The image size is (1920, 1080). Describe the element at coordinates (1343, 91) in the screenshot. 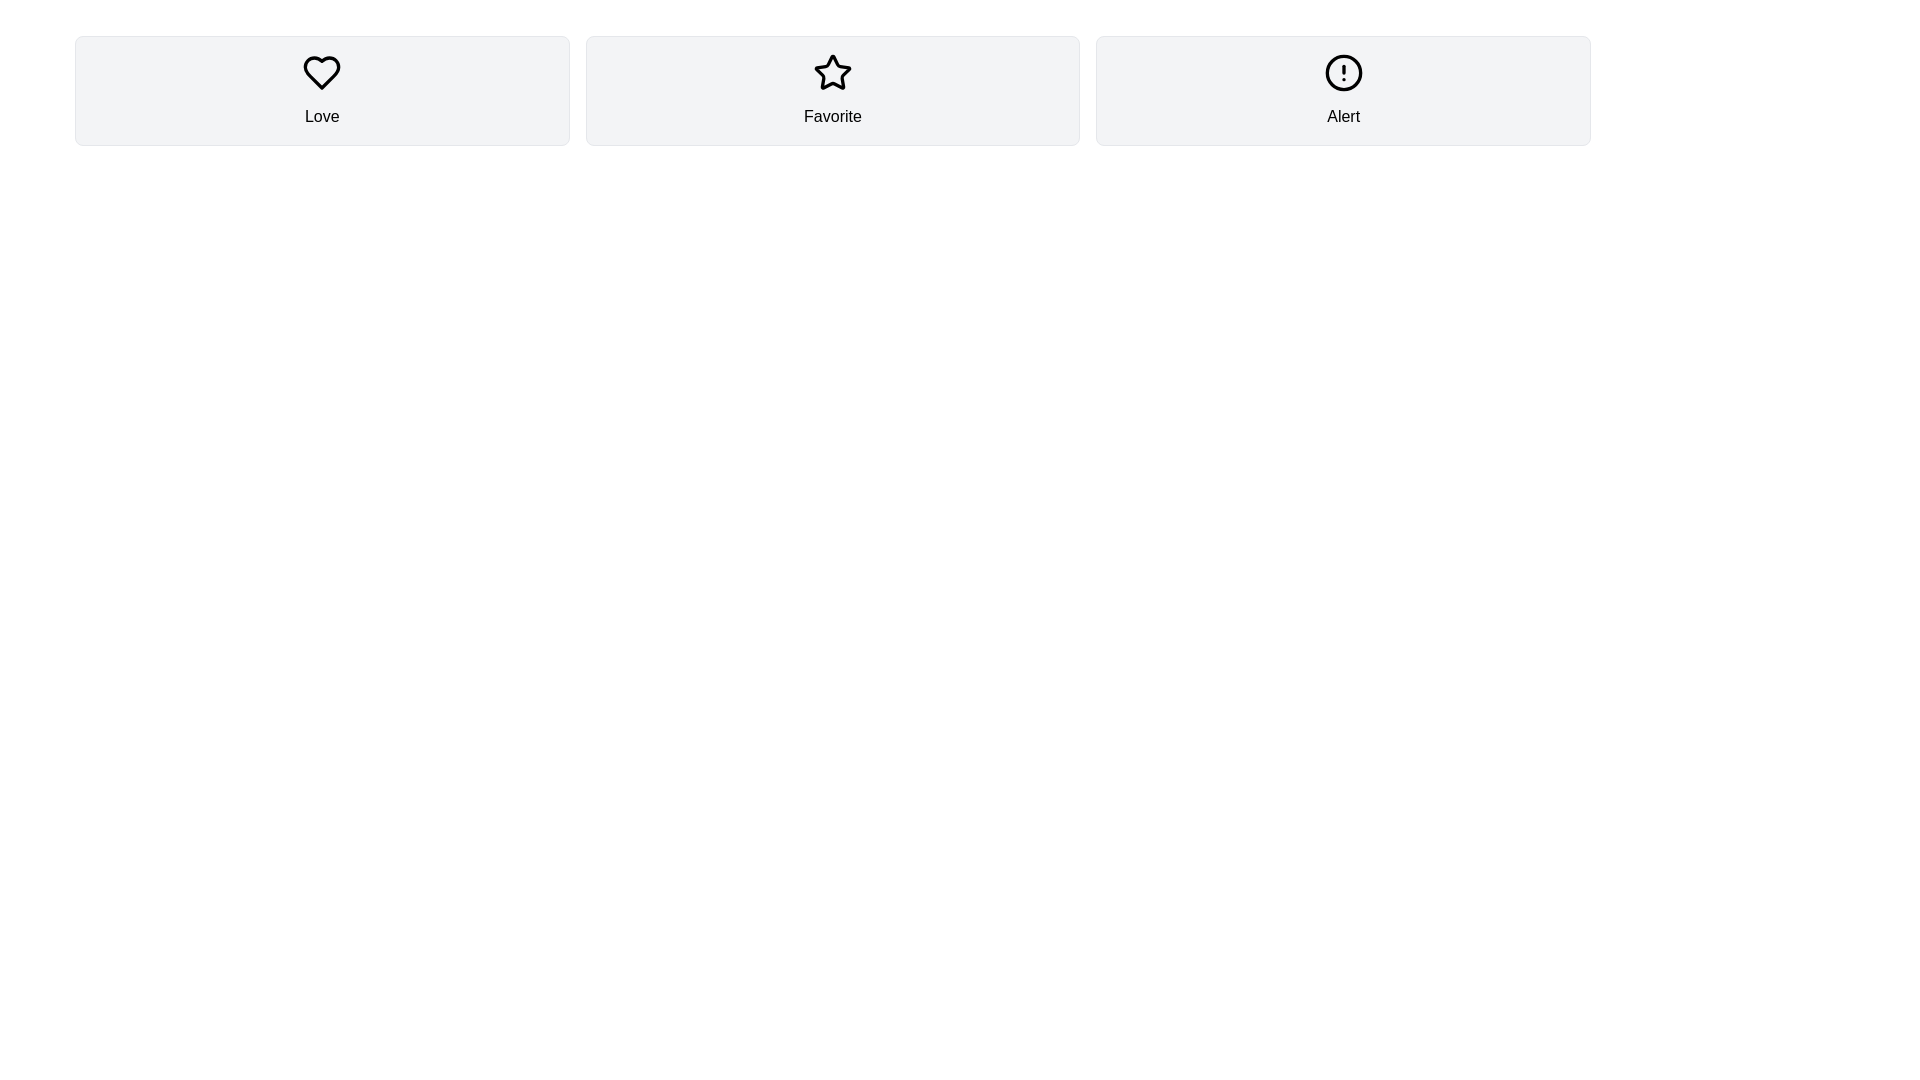

I see `the card with an alert icon and the label 'Alert', which is the third card in a row of three cards, located to the right of the 'Favorite' card` at that location.